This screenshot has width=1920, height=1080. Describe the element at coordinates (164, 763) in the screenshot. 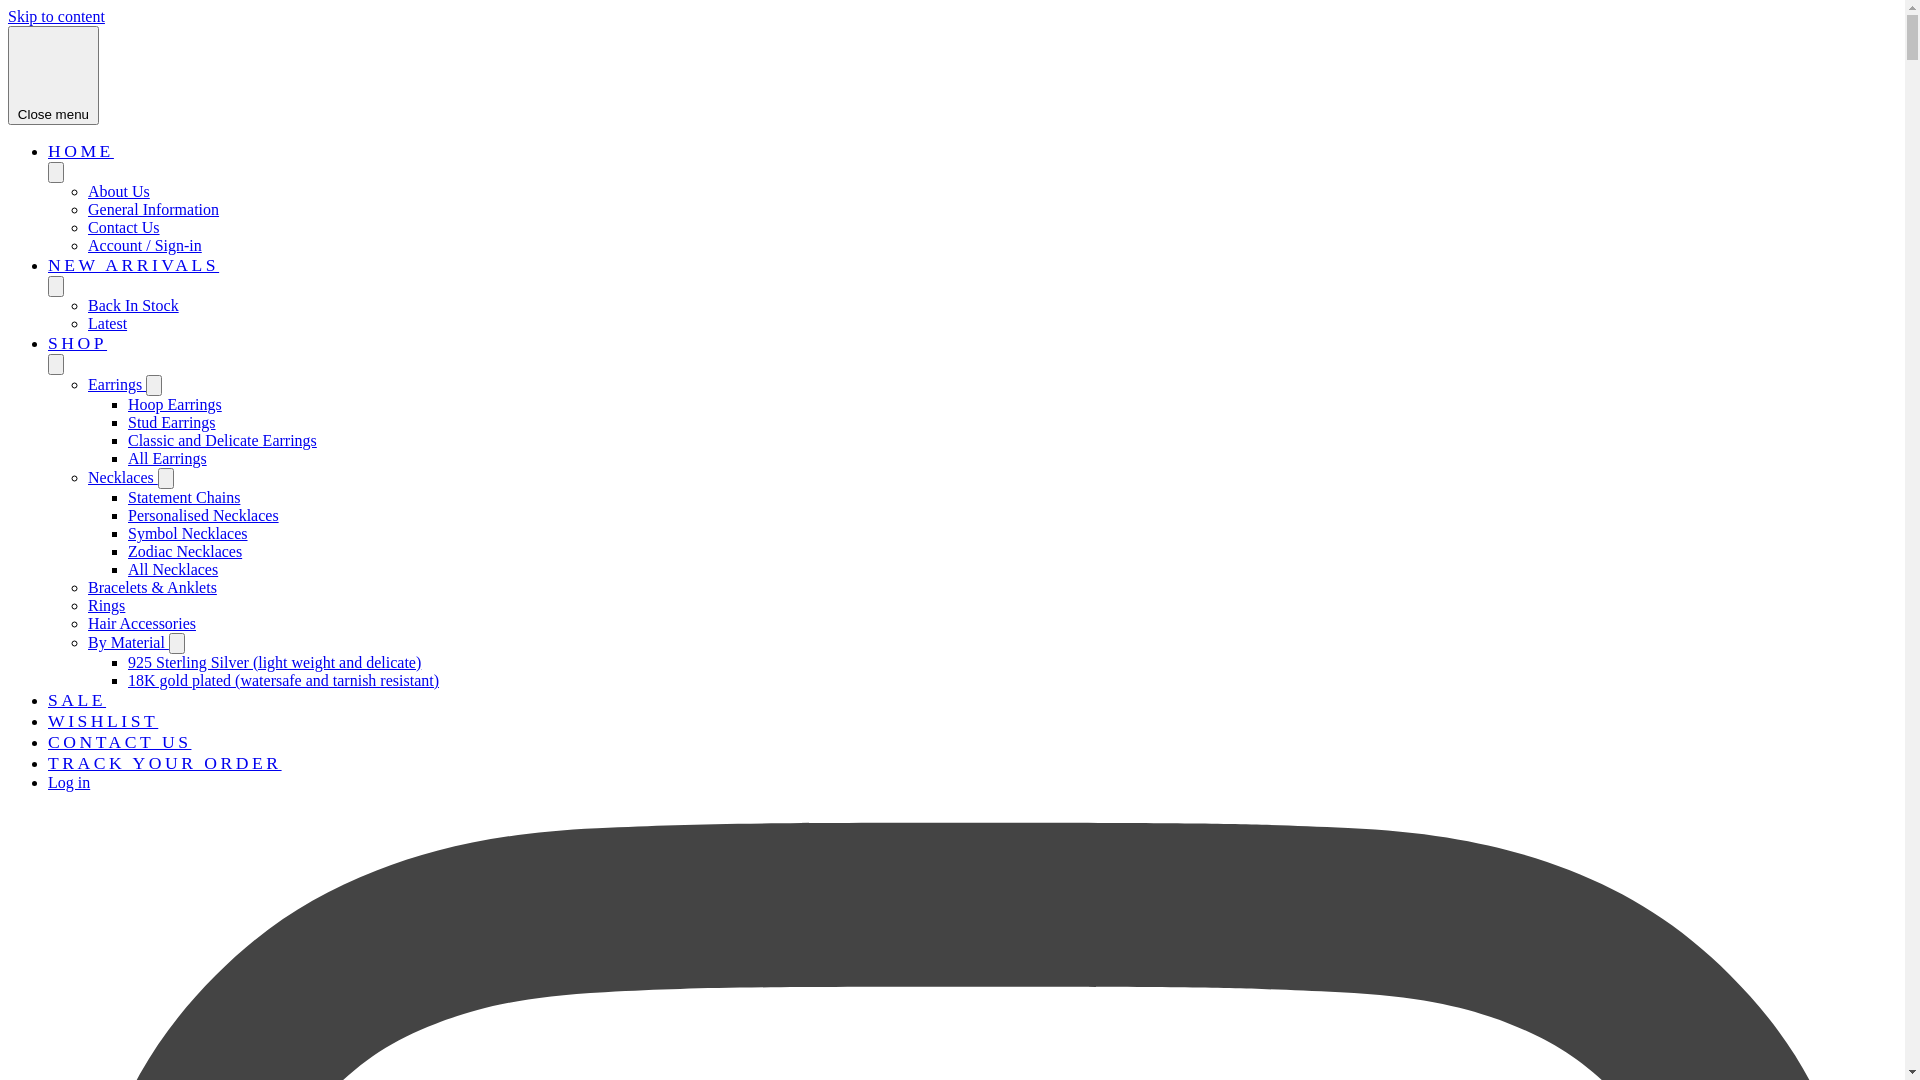

I see `'TRACK YOUR ORDER'` at that location.